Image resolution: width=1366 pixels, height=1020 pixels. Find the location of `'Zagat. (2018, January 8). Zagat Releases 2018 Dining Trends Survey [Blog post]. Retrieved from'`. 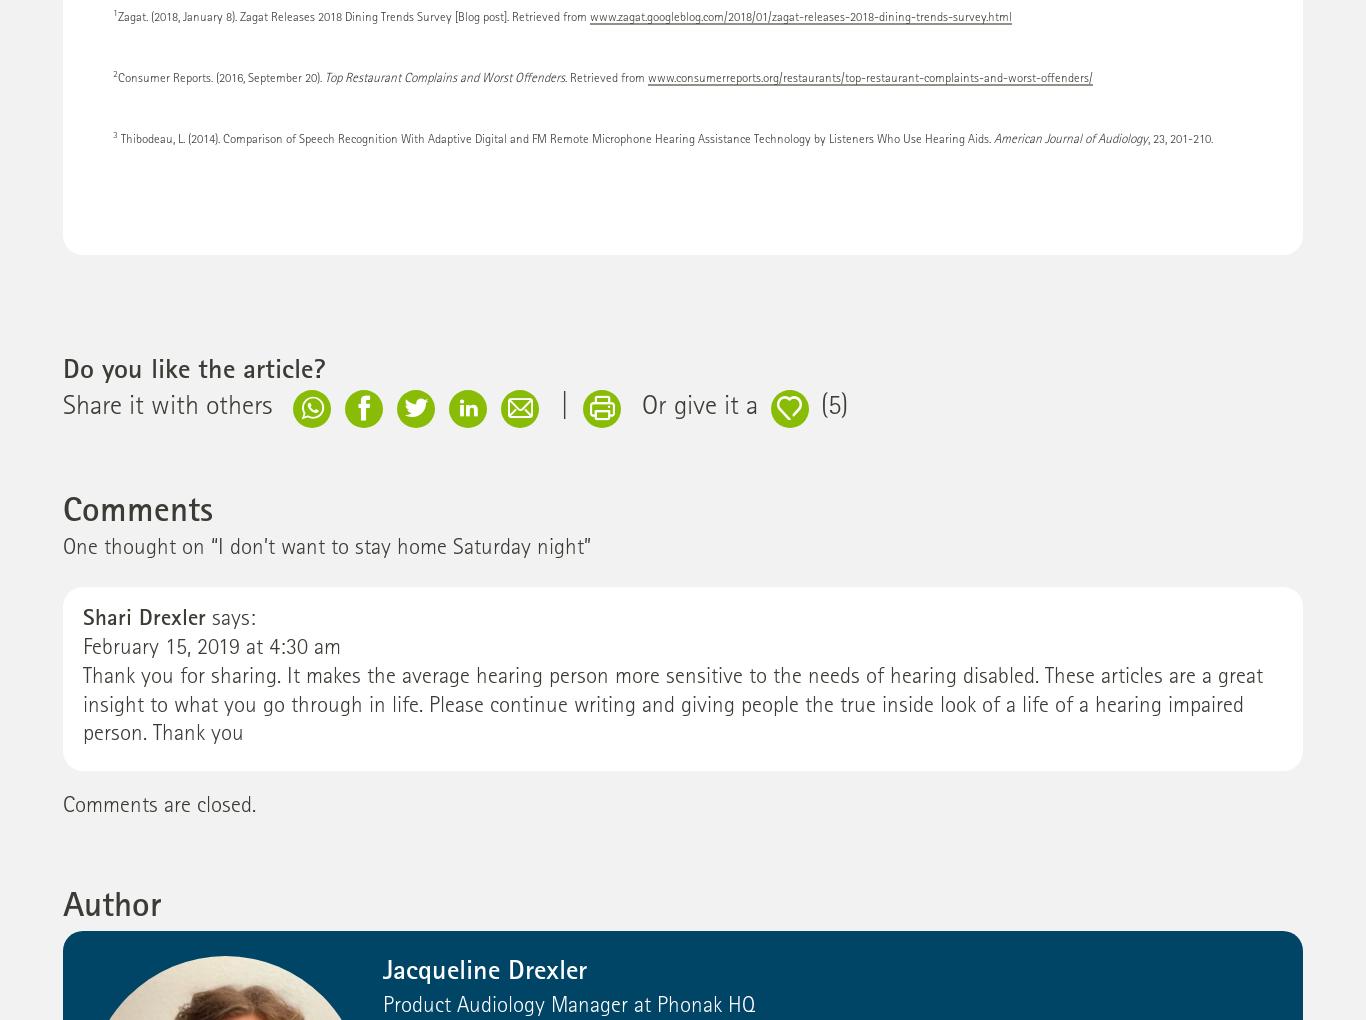

'Zagat. (2018, January 8). Zagat Releases 2018 Dining Trends Survey [Blog post]. Retrieved from' is located at coordinates (117, 17).